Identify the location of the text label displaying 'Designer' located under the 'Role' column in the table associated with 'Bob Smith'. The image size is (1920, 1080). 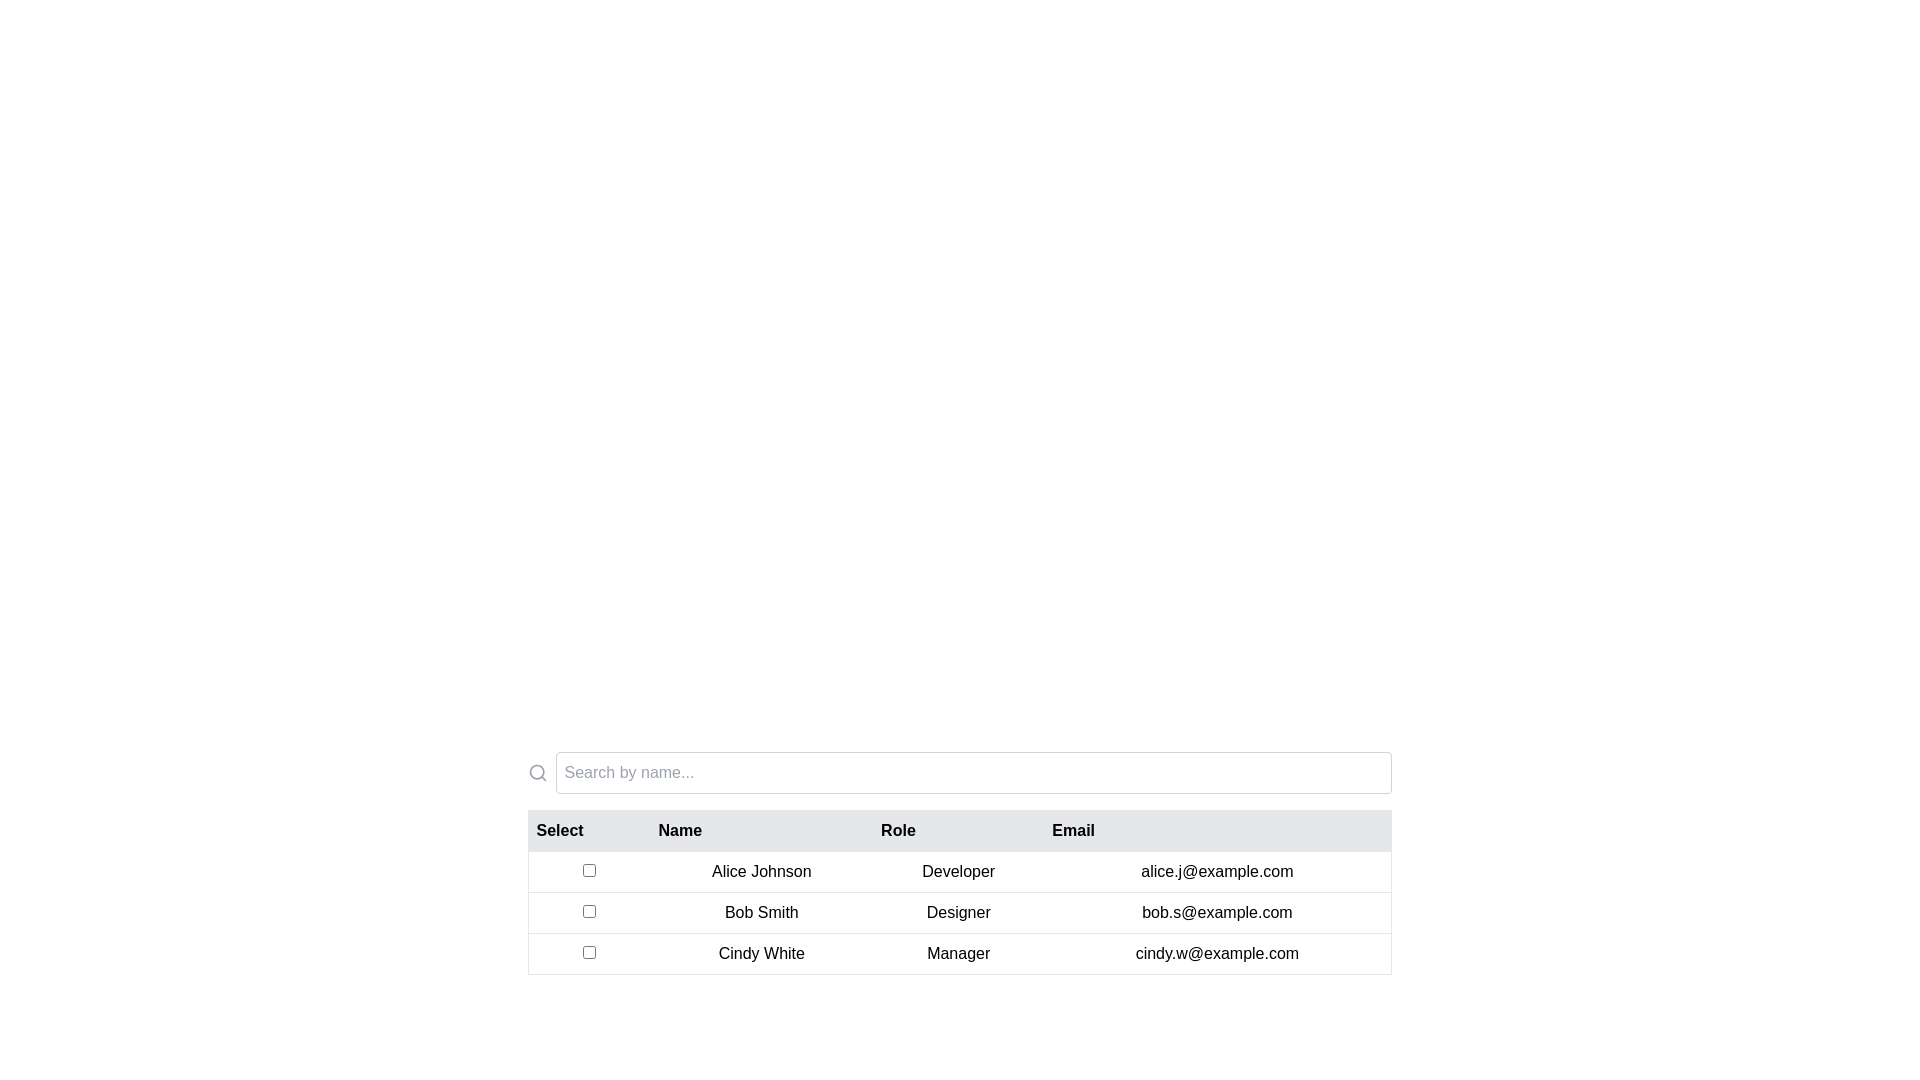
(957, 913).